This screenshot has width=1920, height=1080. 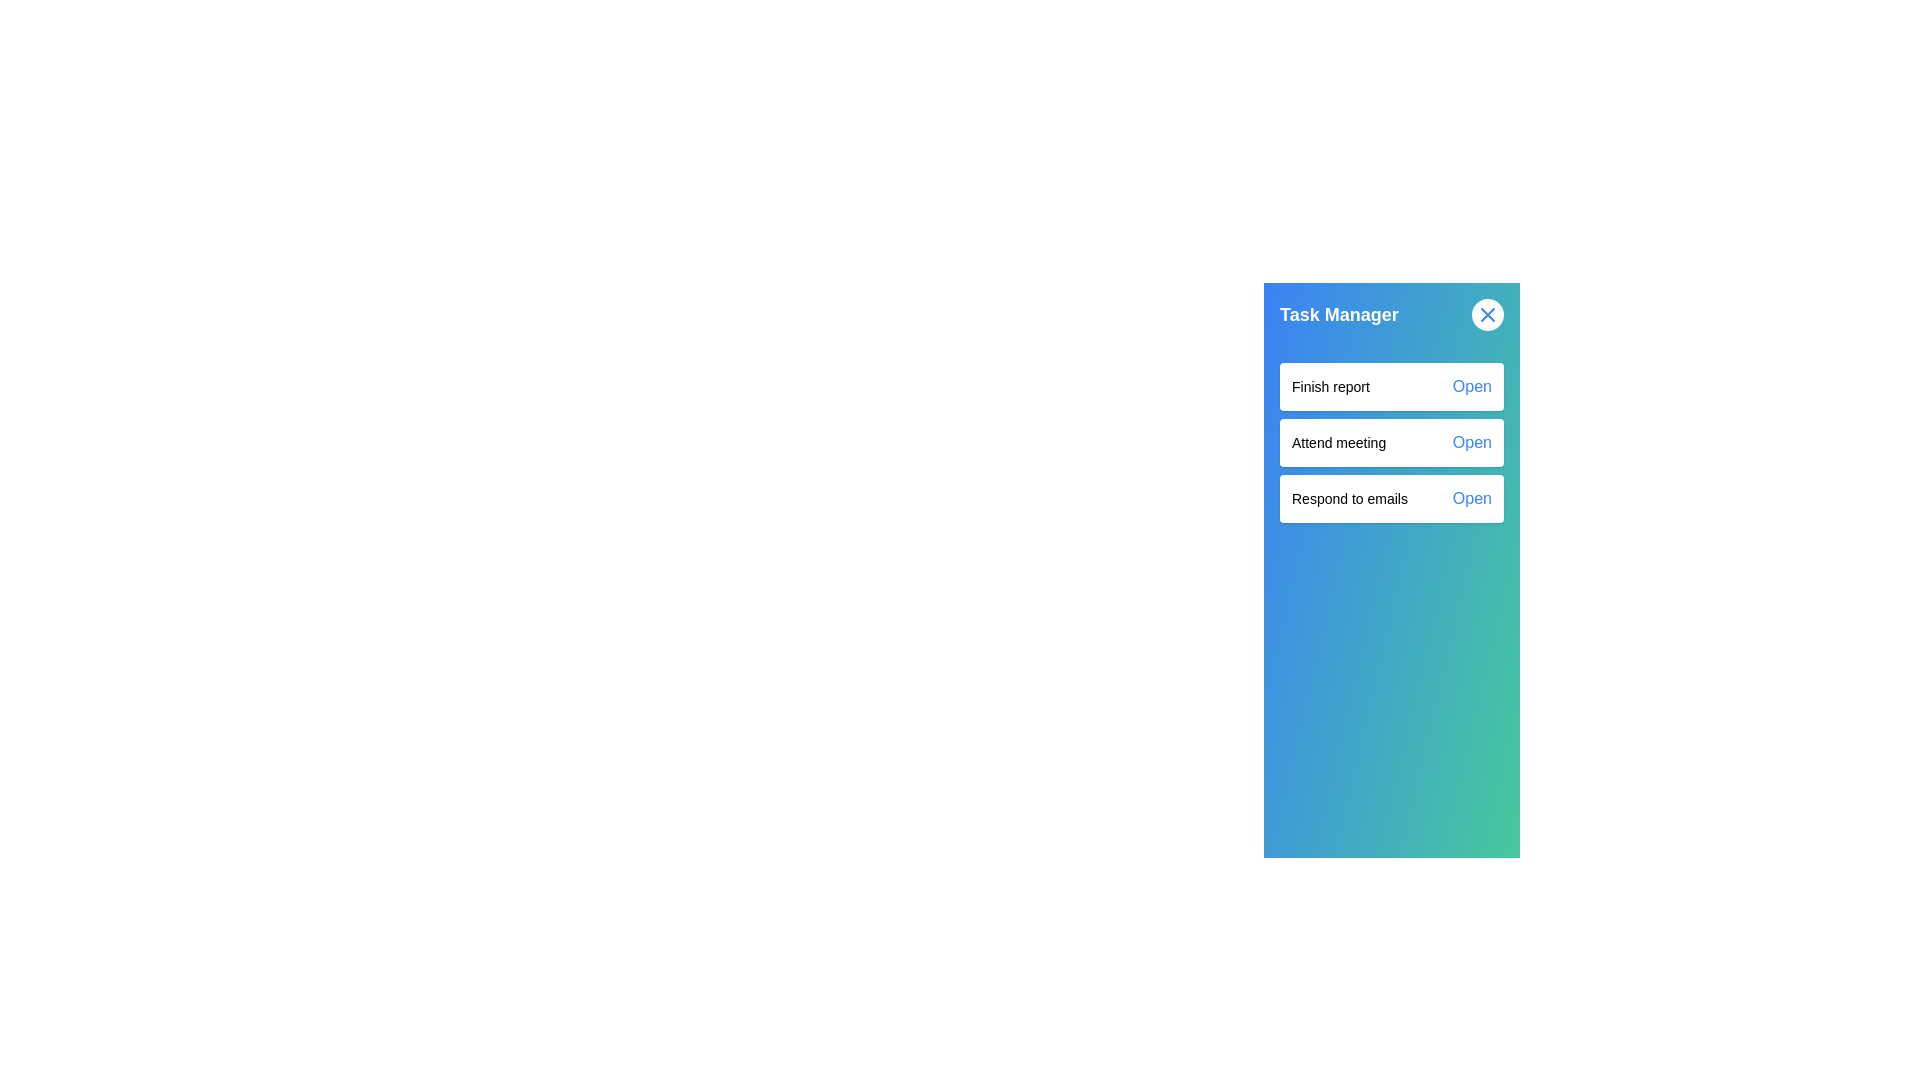 What do you see at coordinates (1339, 442) in the screenshot?
I see `the text label that describes a task item, which is the first text on the second row within a vertical stack of task items in the panel, left-aligned to the 'Open' element` at bounding box center [1339, 442].